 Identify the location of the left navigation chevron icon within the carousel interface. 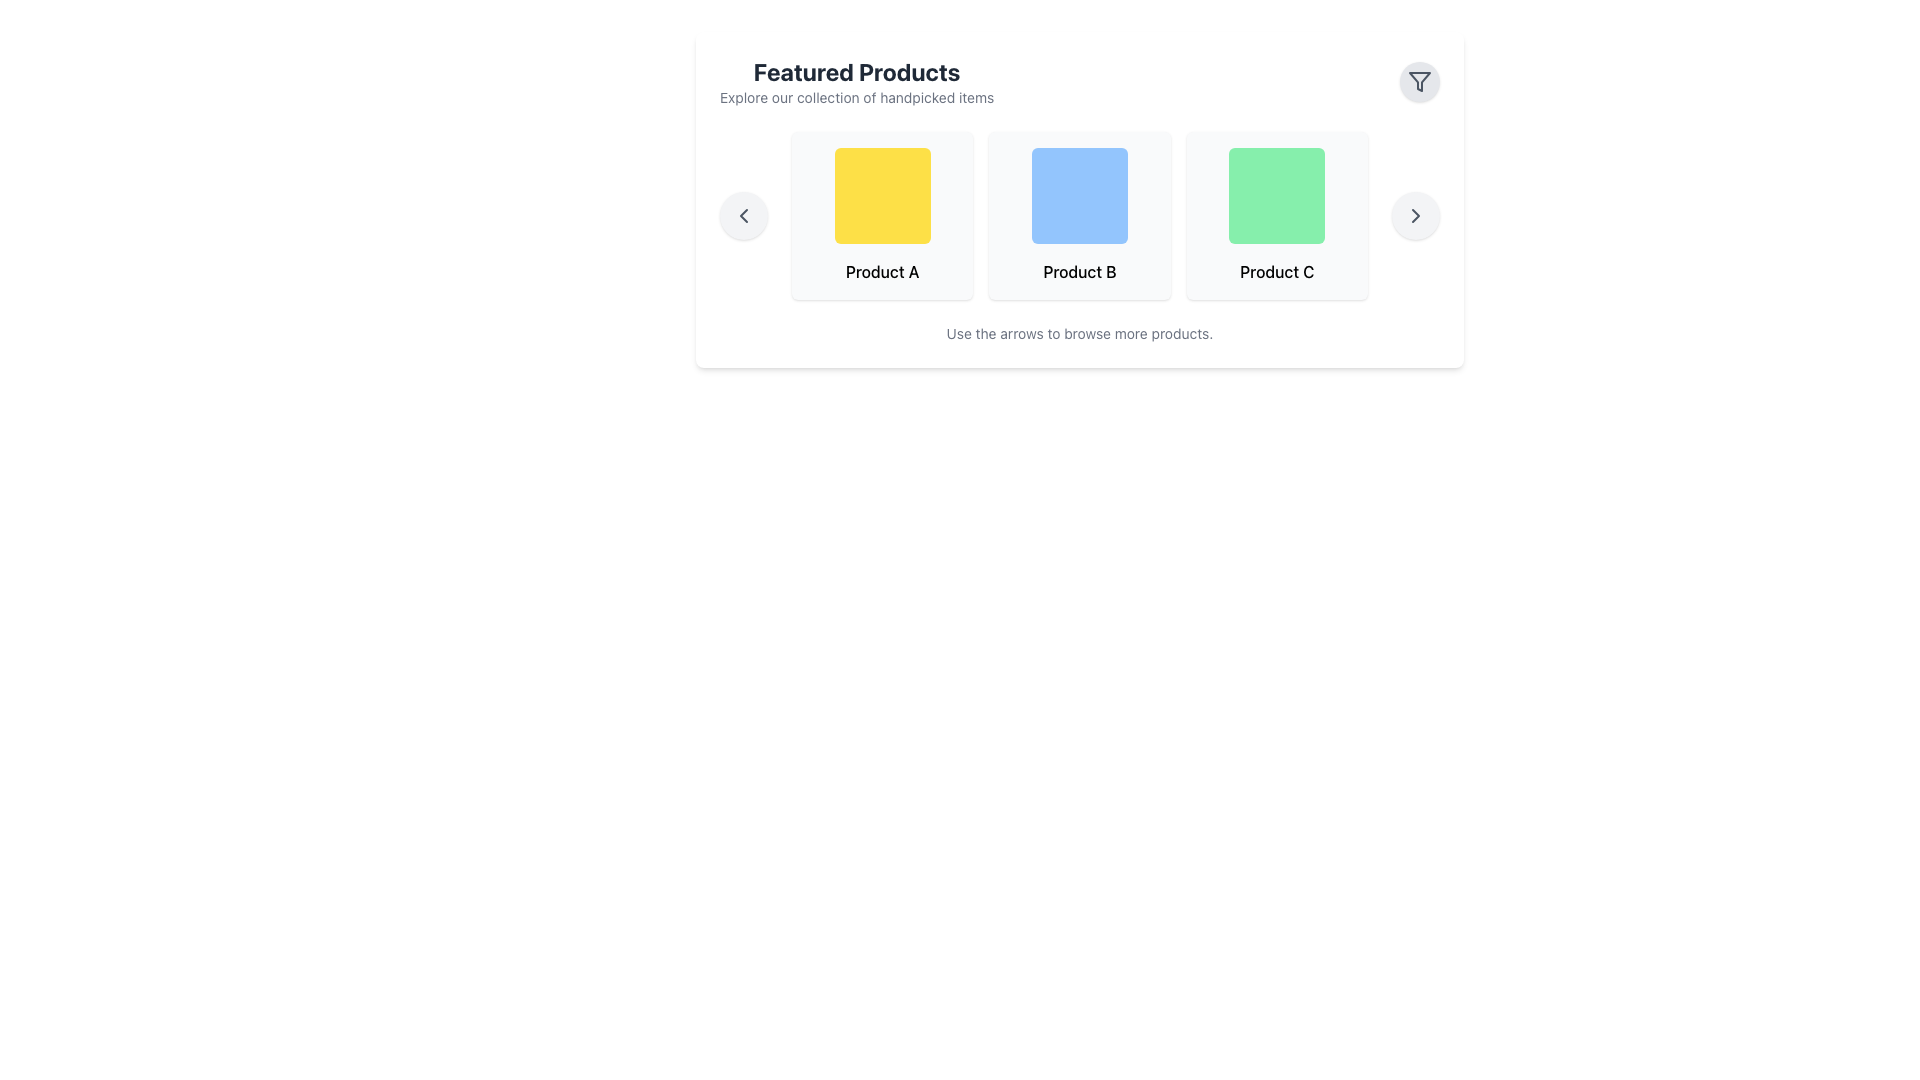
(743, 216).